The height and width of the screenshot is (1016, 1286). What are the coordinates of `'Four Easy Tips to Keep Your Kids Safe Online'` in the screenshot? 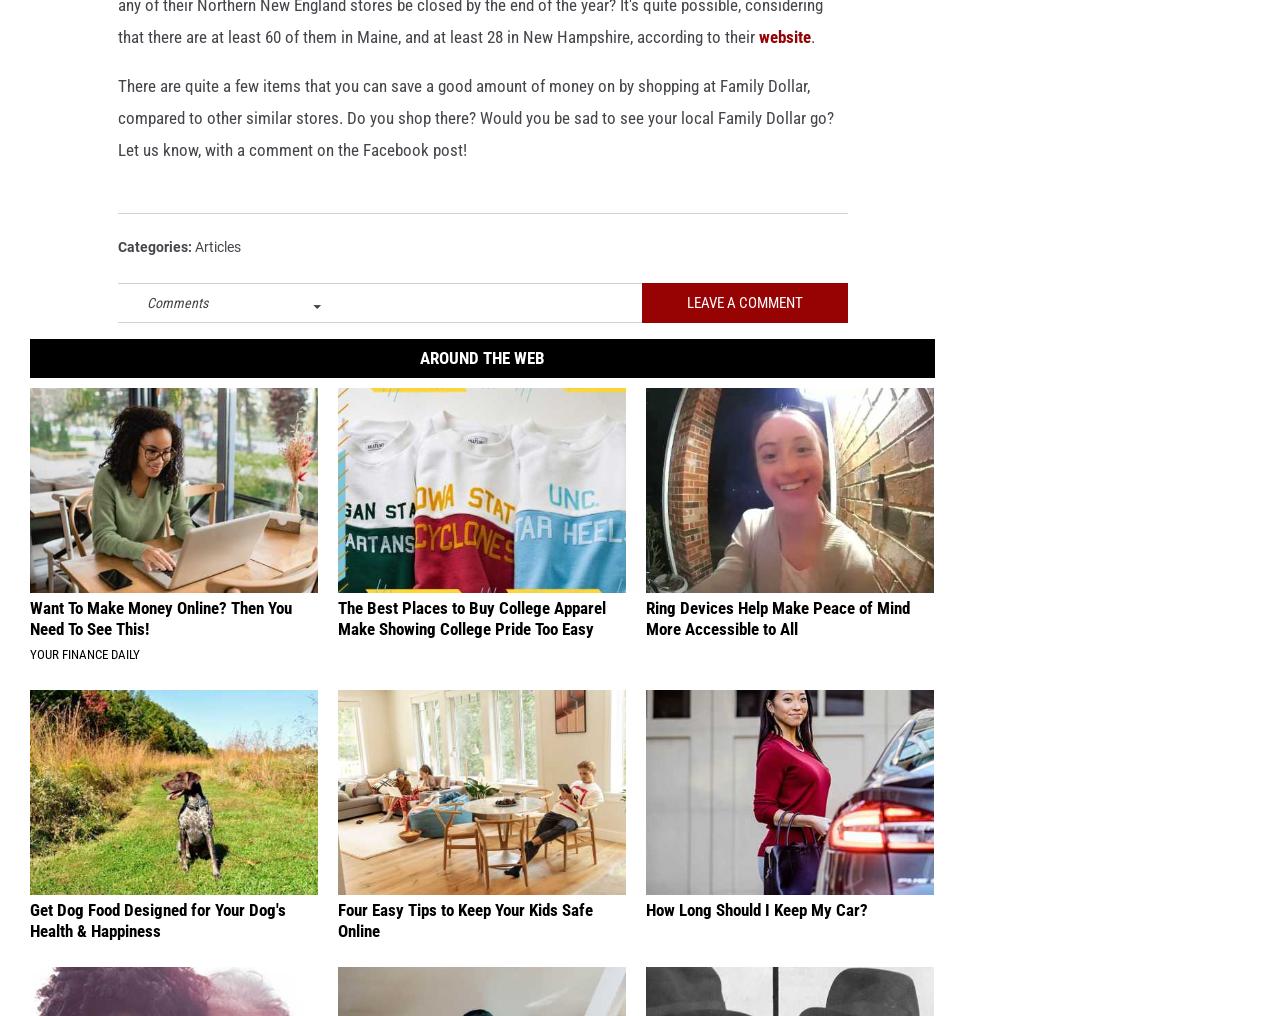 It's located at (464, 950).